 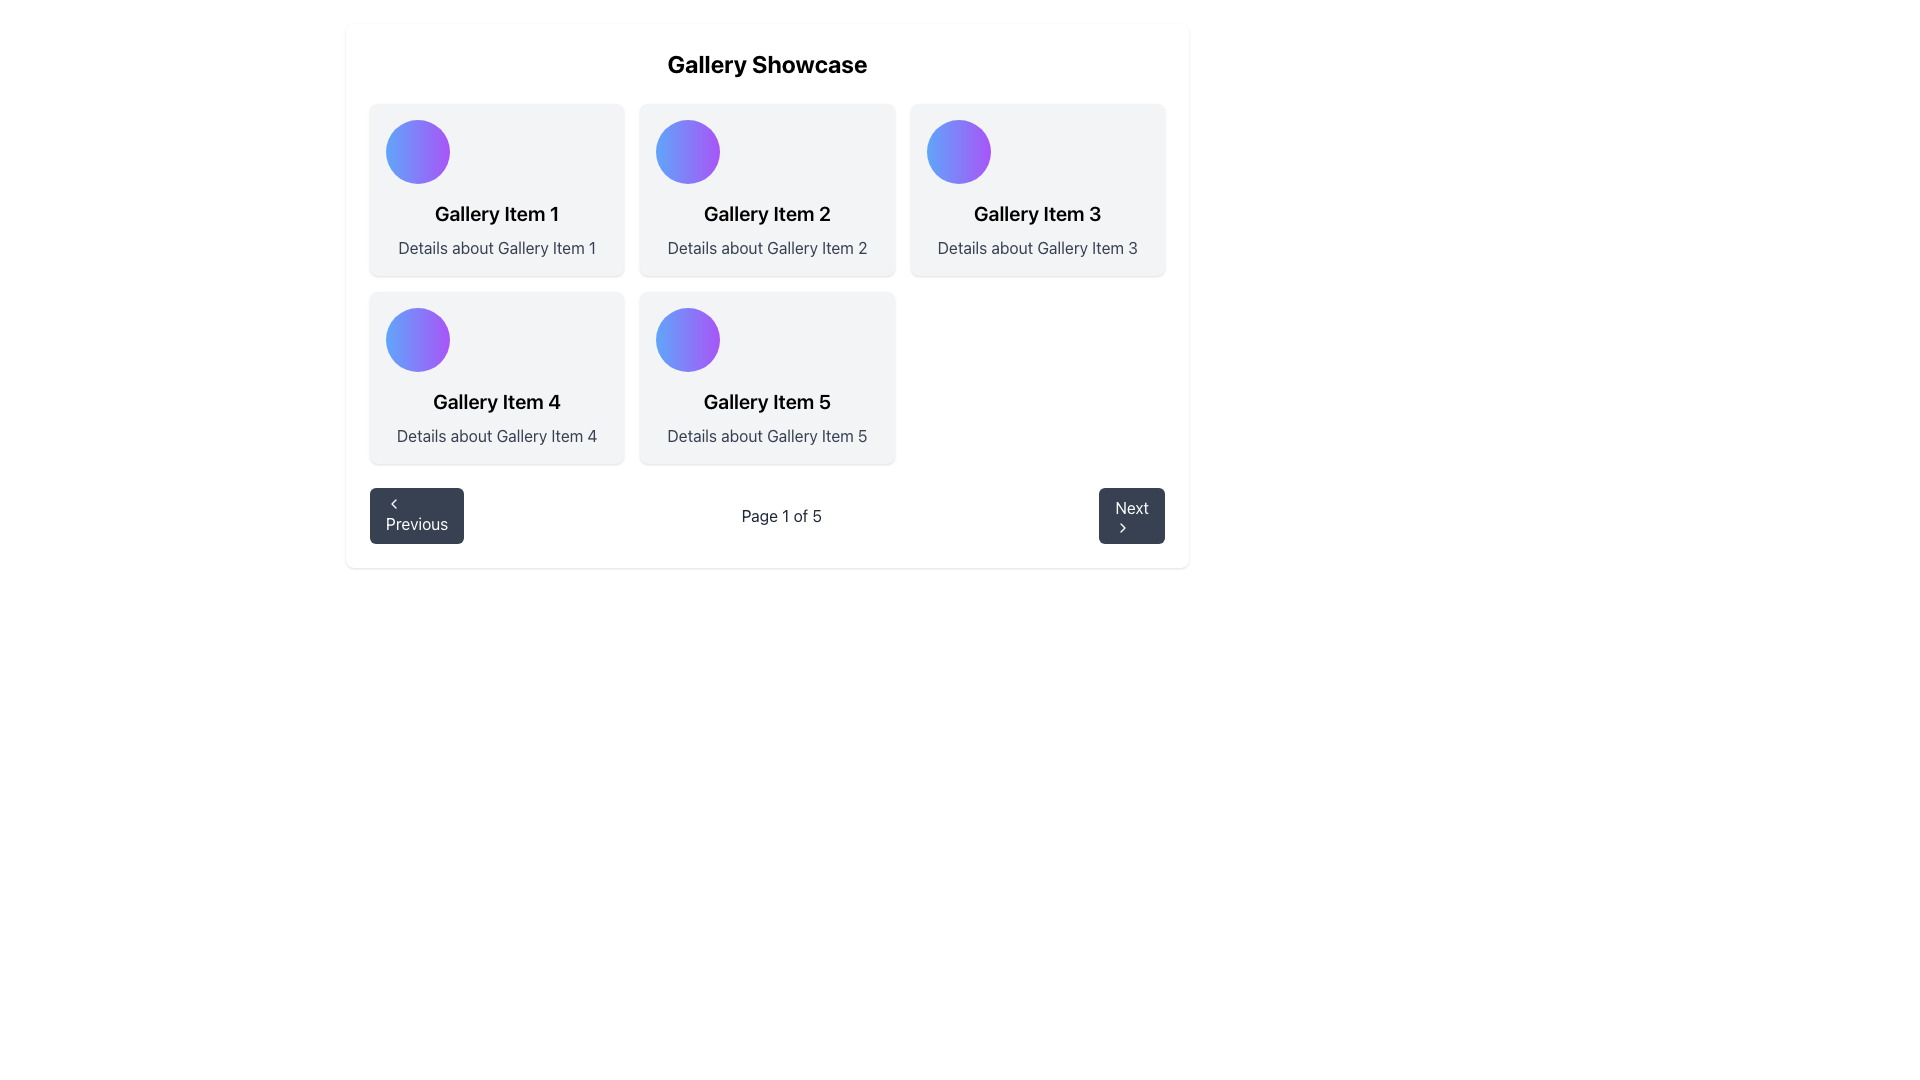 I want to click on the Text Display that shows the current page number and total pages, located between the 'Previous' and 'Next' buttons in the pagination section, so click(x=766, y=515).